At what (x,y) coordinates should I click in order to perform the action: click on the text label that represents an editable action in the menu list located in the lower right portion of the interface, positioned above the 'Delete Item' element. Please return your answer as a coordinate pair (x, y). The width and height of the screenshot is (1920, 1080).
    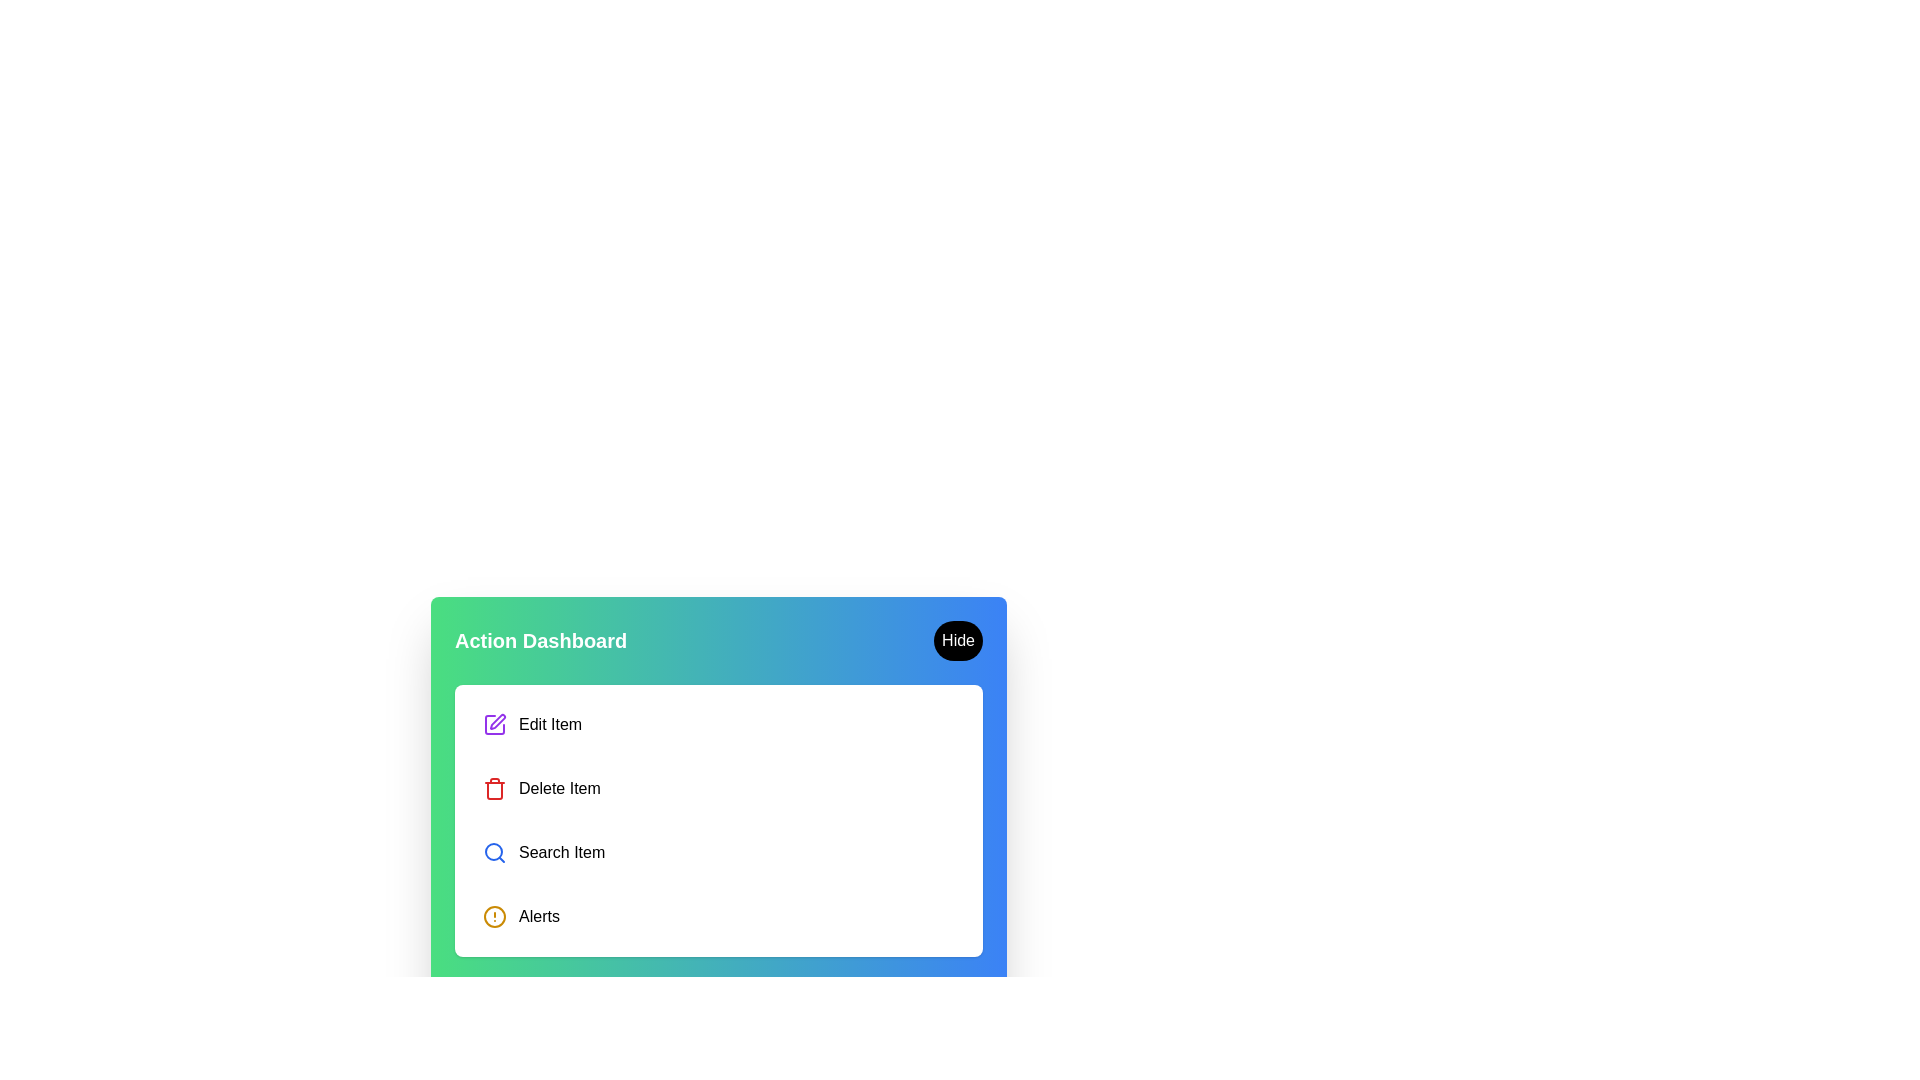
    Looking at the image, I should click on (550, 725).